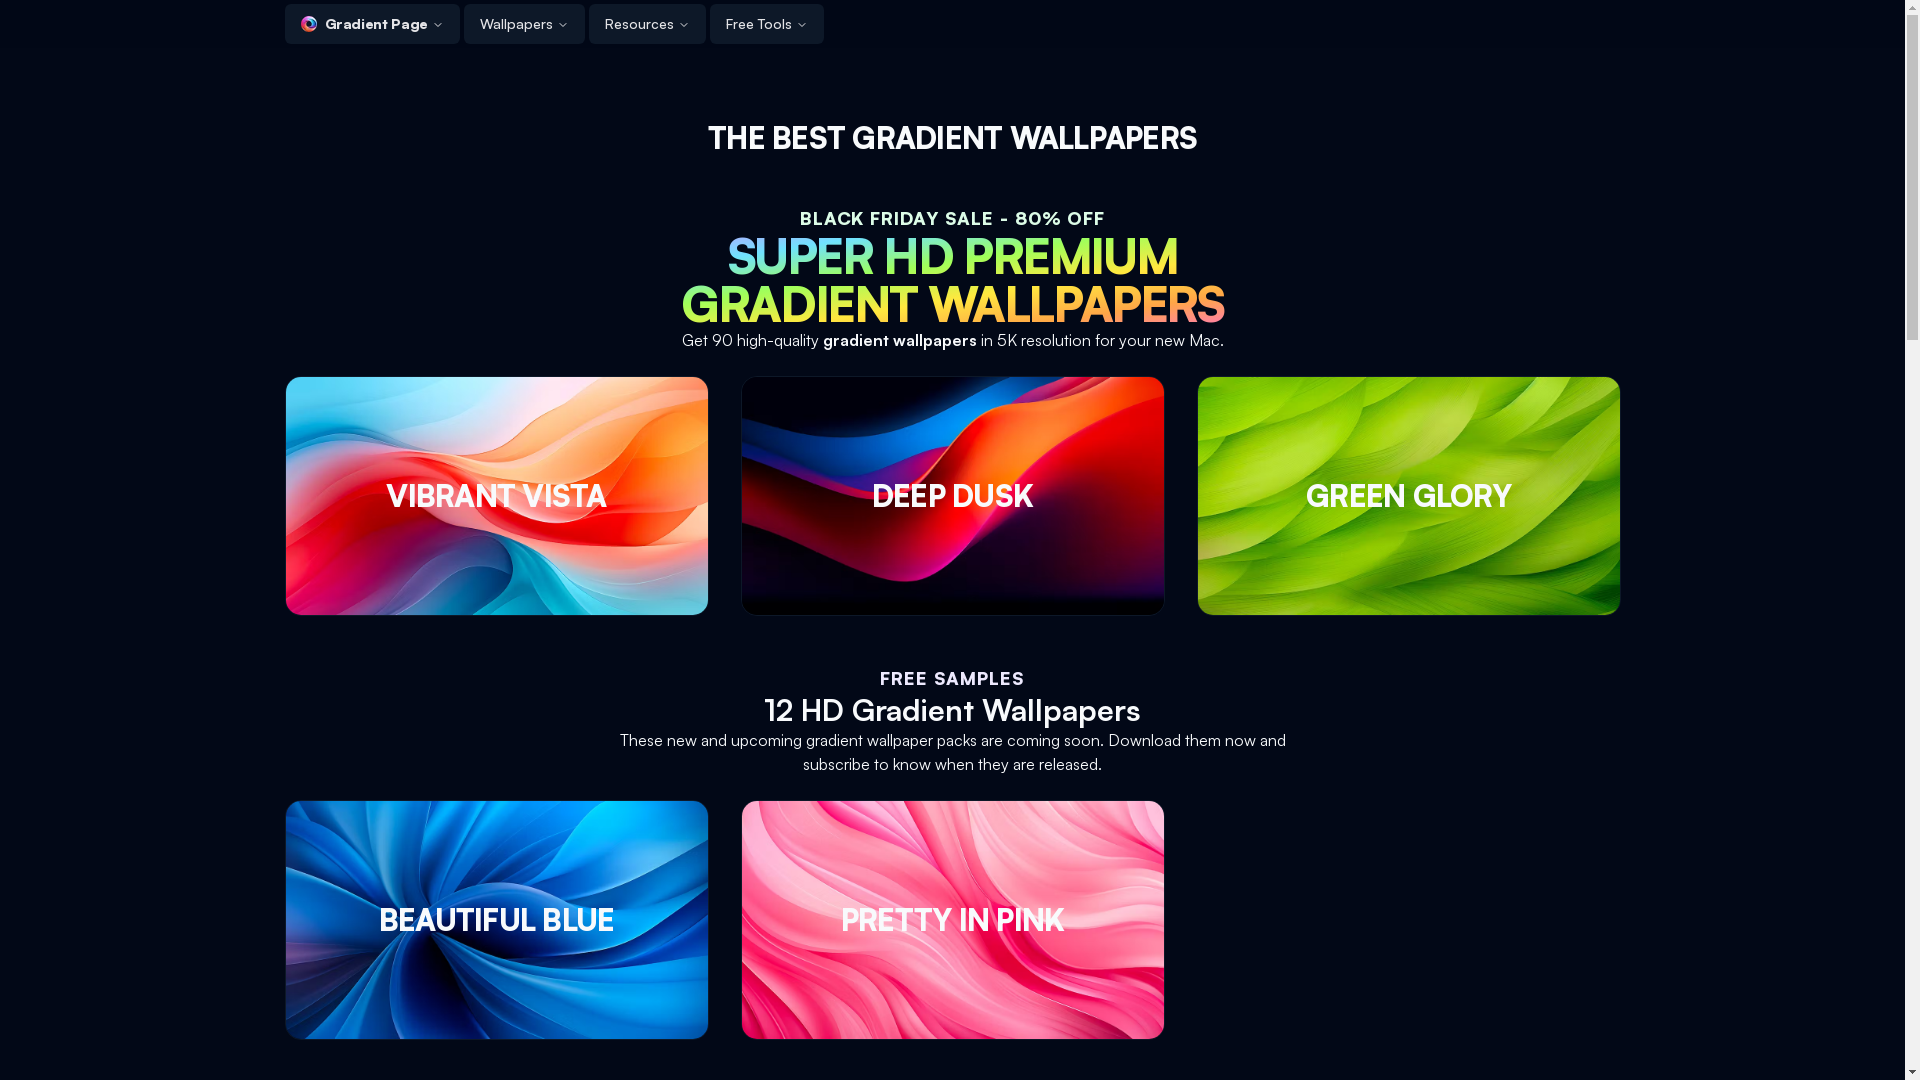 Image resolution: width=1920 pixels, height=1080 pixels. Describe the element at coordinates (371, 23) in the screenshot. I see `'Gradient Page'` at that location.